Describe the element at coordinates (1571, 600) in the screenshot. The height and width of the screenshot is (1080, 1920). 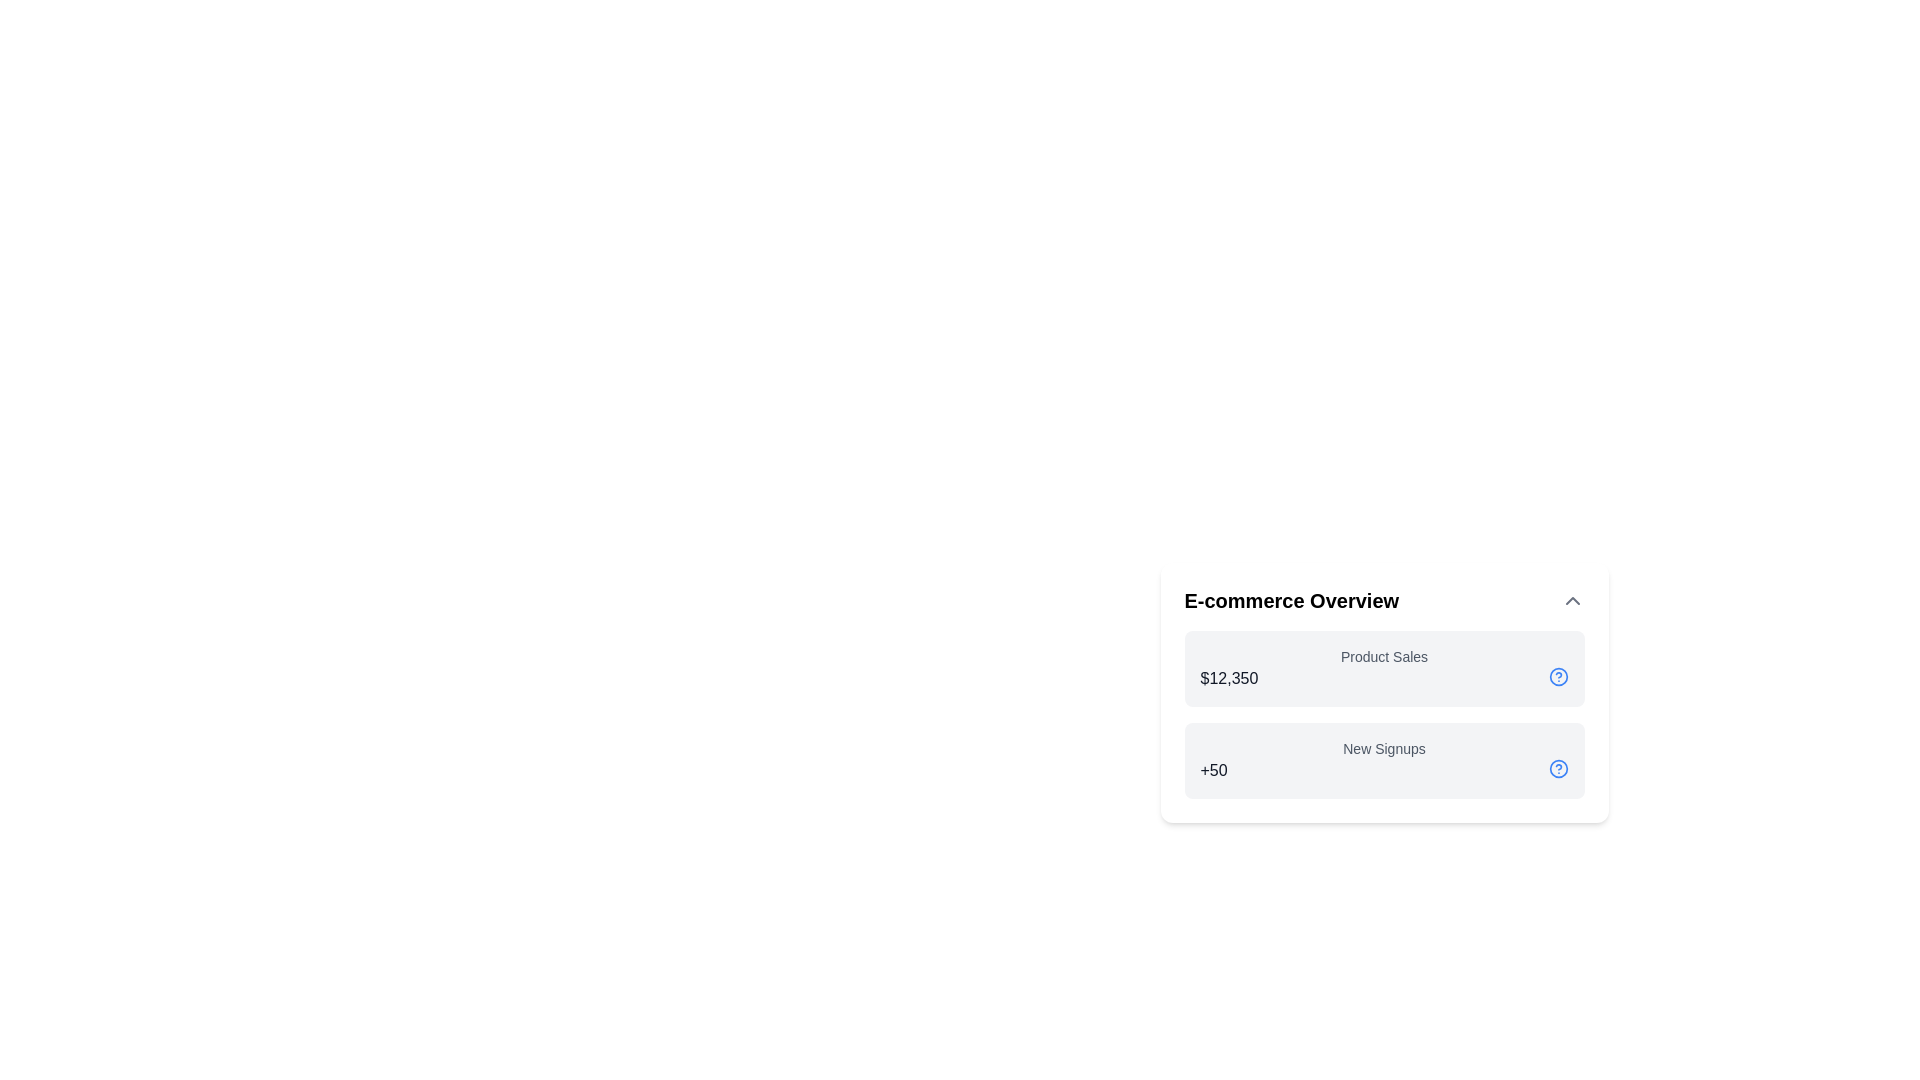
I see `the toggle button located at the upper-right corner of the 'E-commerce Overview' card` at that location.